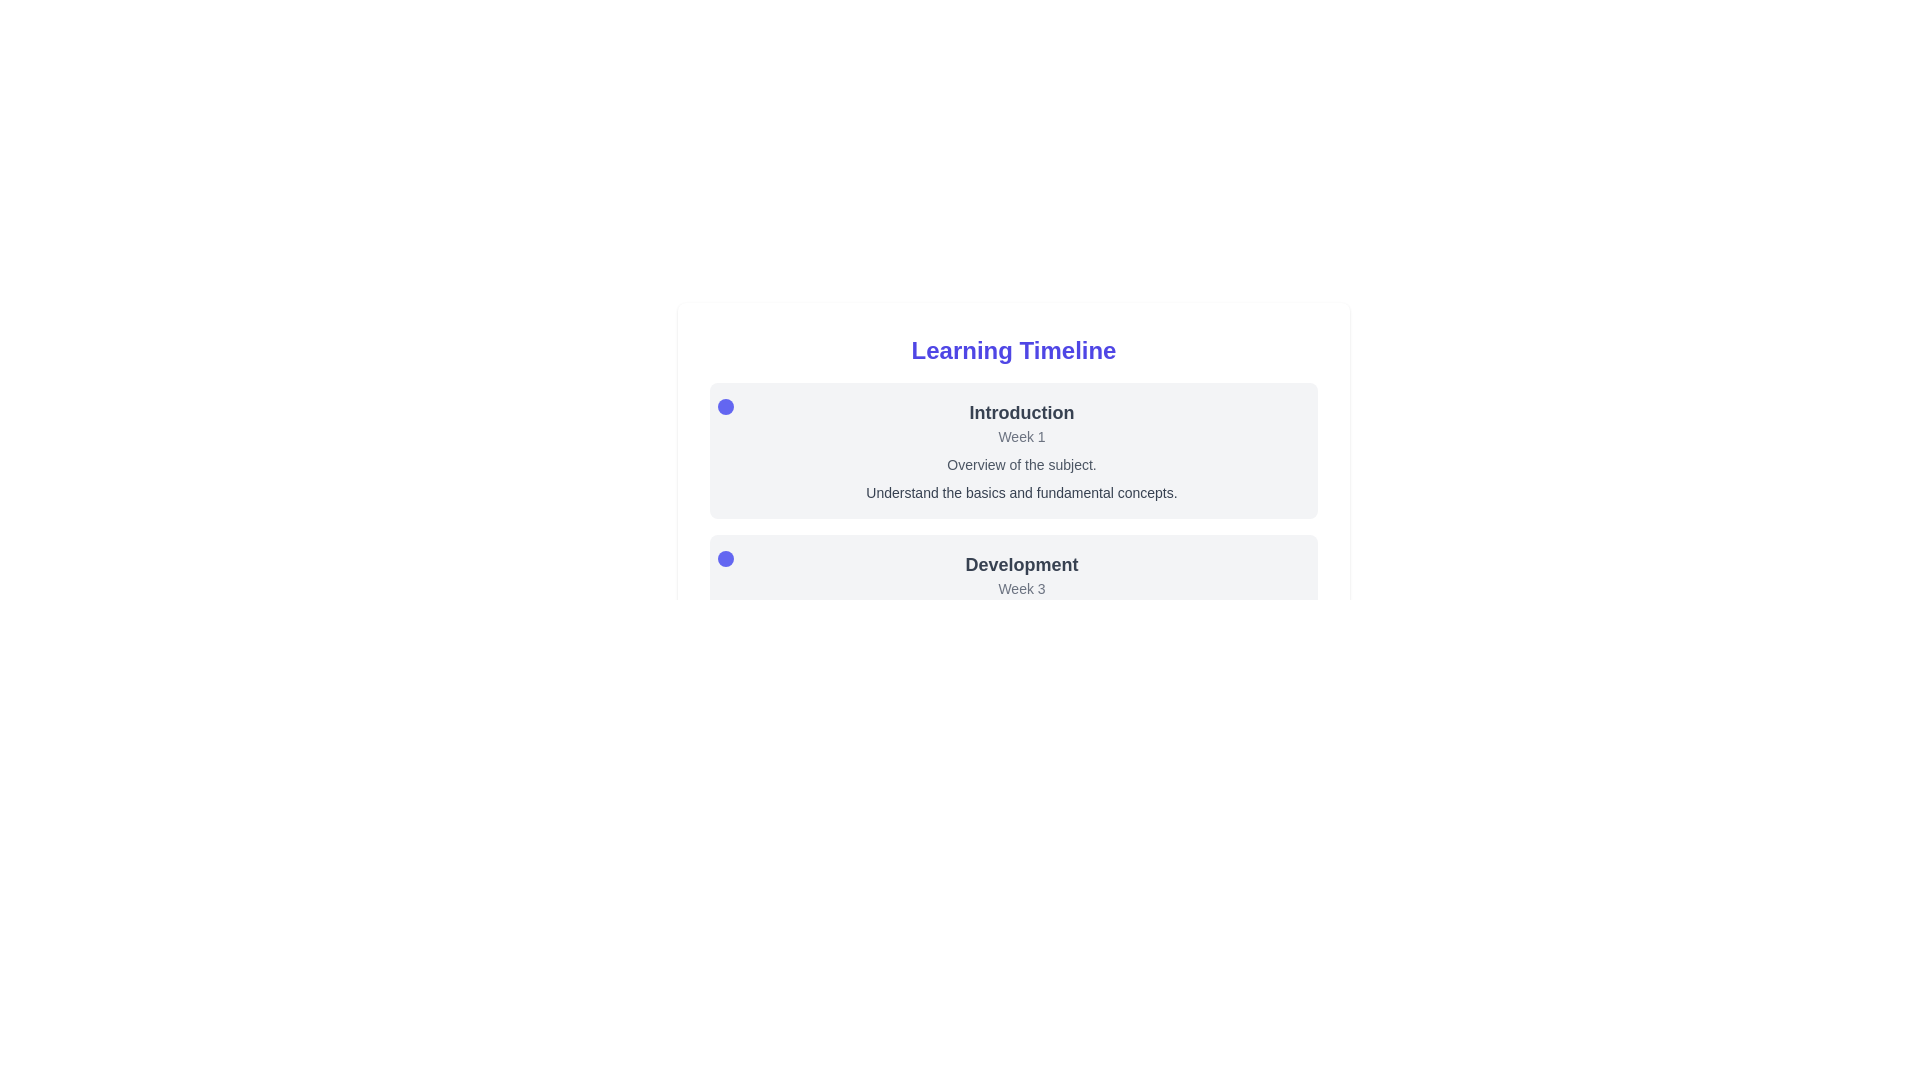  Describe the element at coordinates (1022, 588) in the screenshot. I see `the 'Week 3' Text Label element, which is styled with a small gray font and positioned within a rounded, shaded panel beneath the 'Development' heading` at that location.